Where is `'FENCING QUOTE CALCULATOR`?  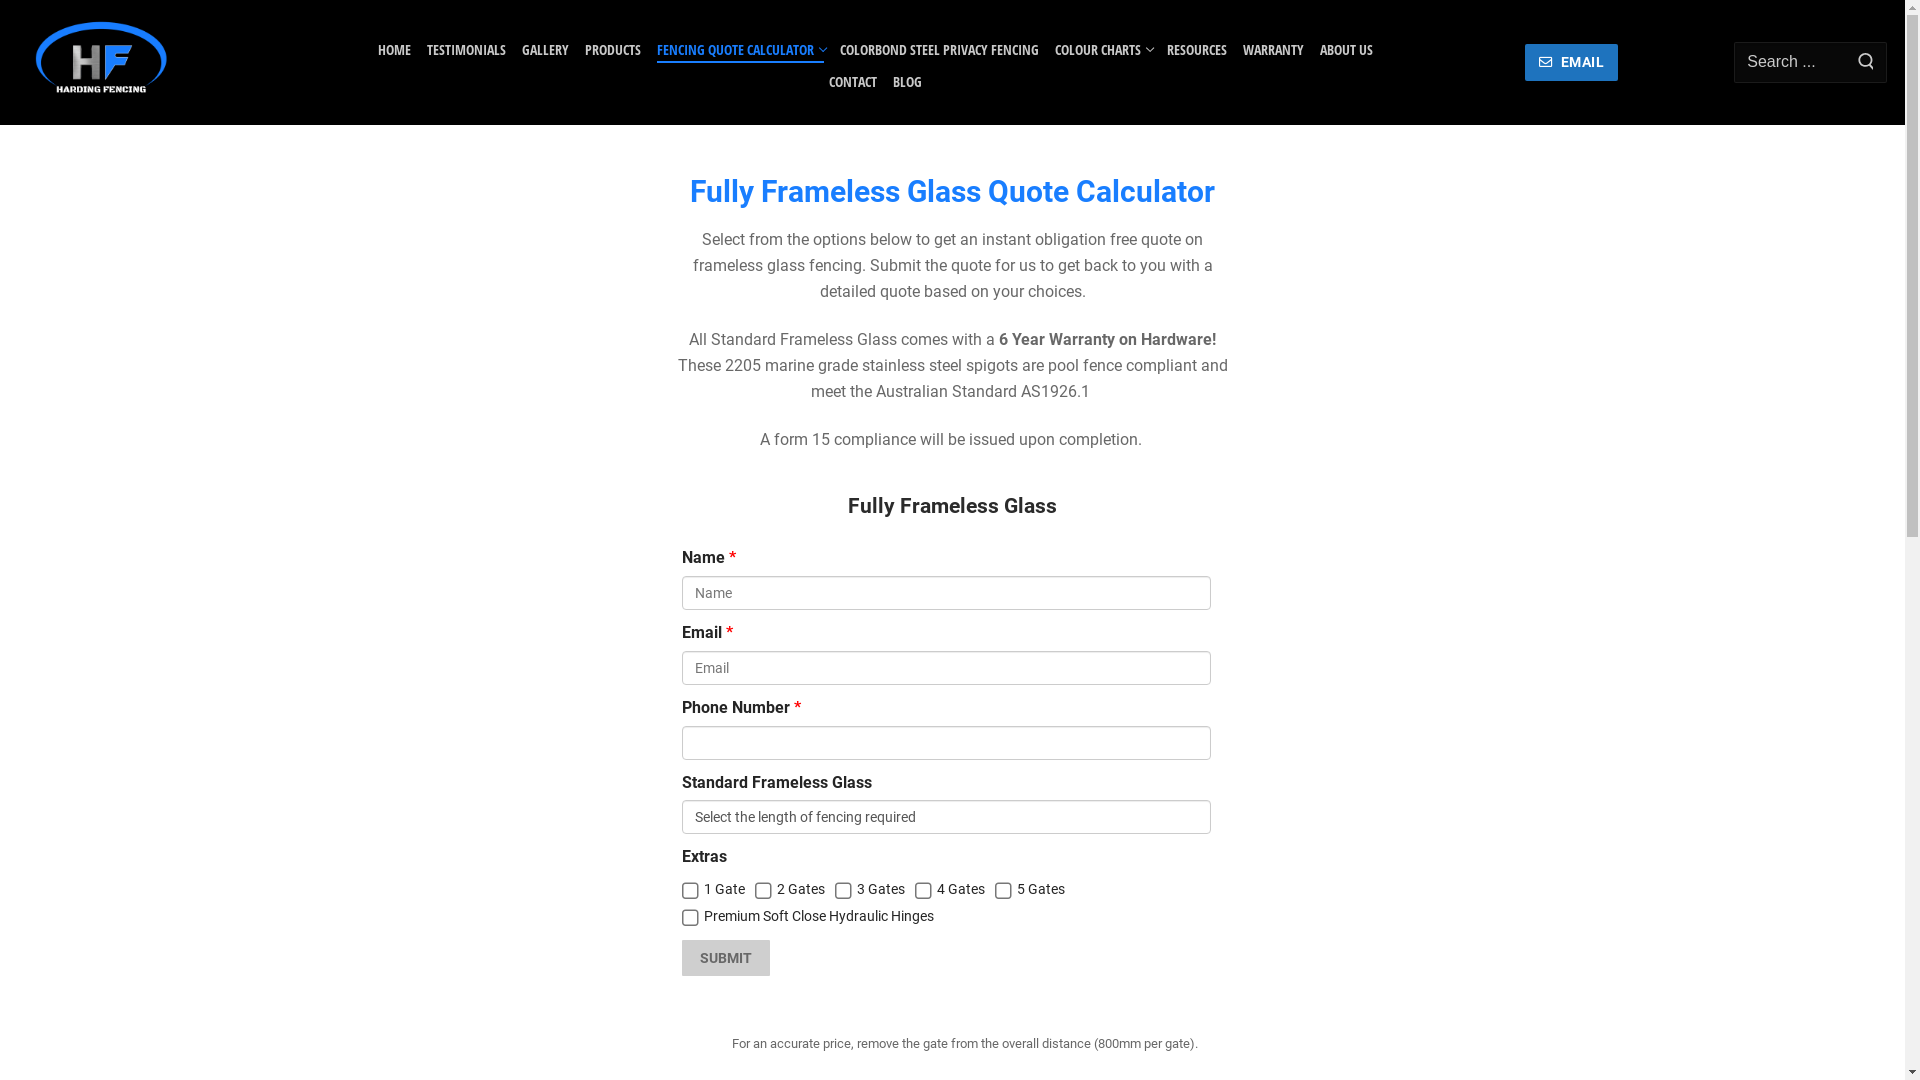
'FENCING QUOTE CALCULATOR is located at coordinates (739, 43).